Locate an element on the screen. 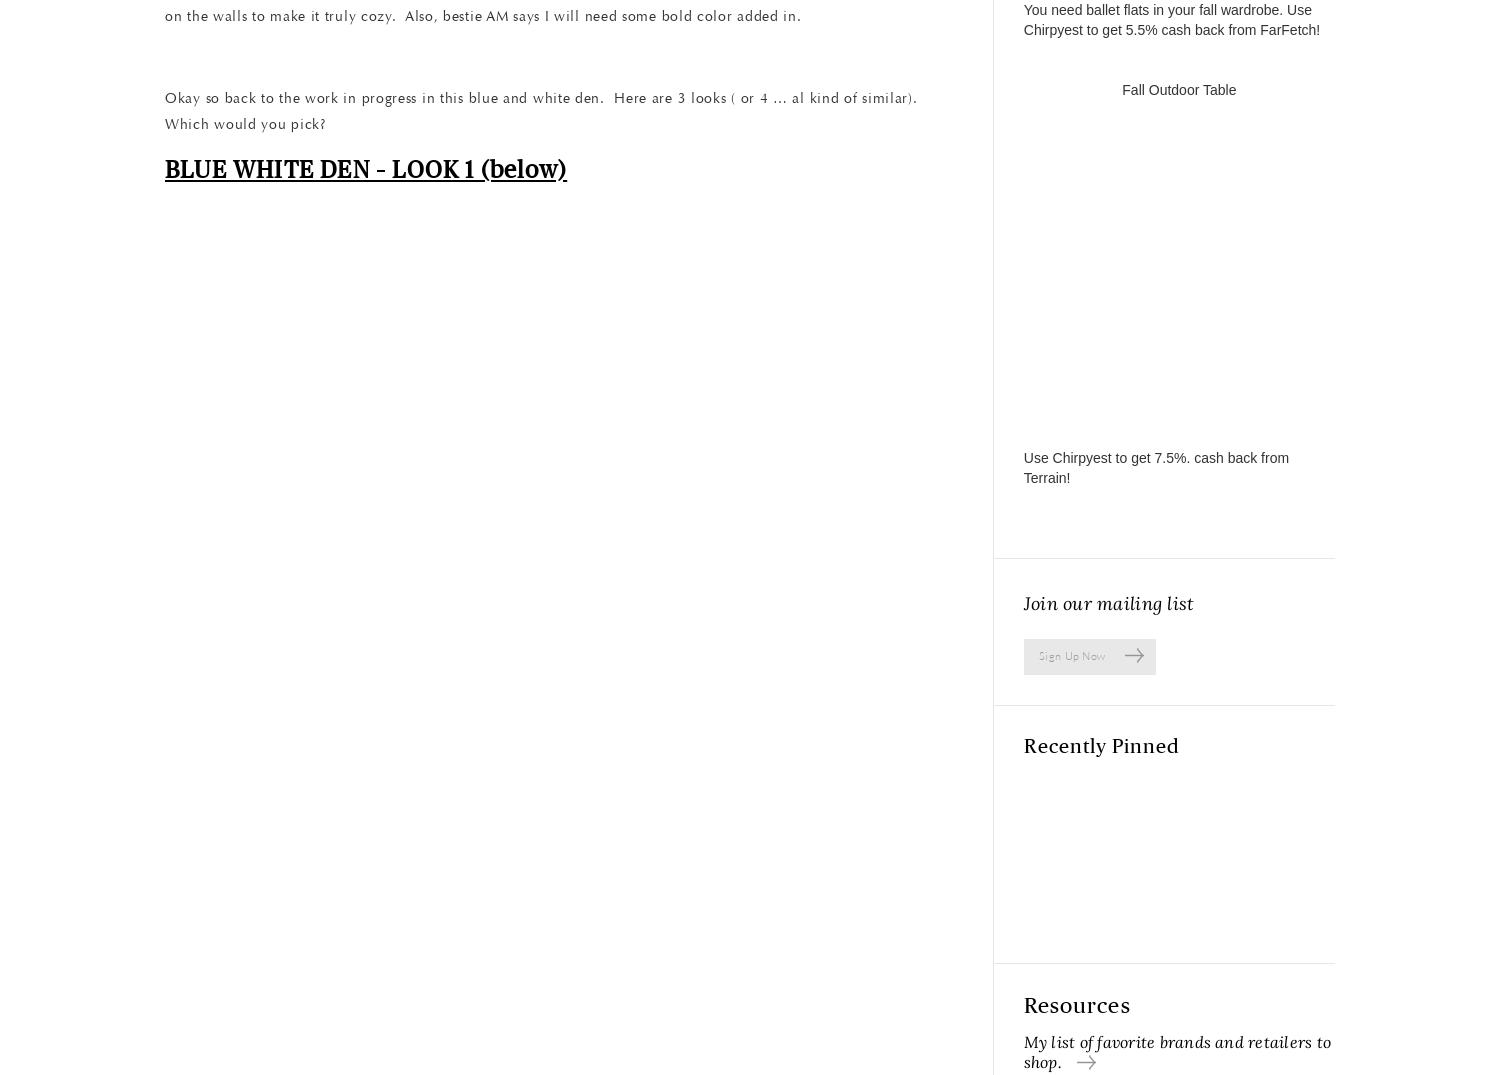 Image resolution: width=1500 pixels, height=1075 pixels. 'Recently Pinned' is located at coordinates (1100, 746).